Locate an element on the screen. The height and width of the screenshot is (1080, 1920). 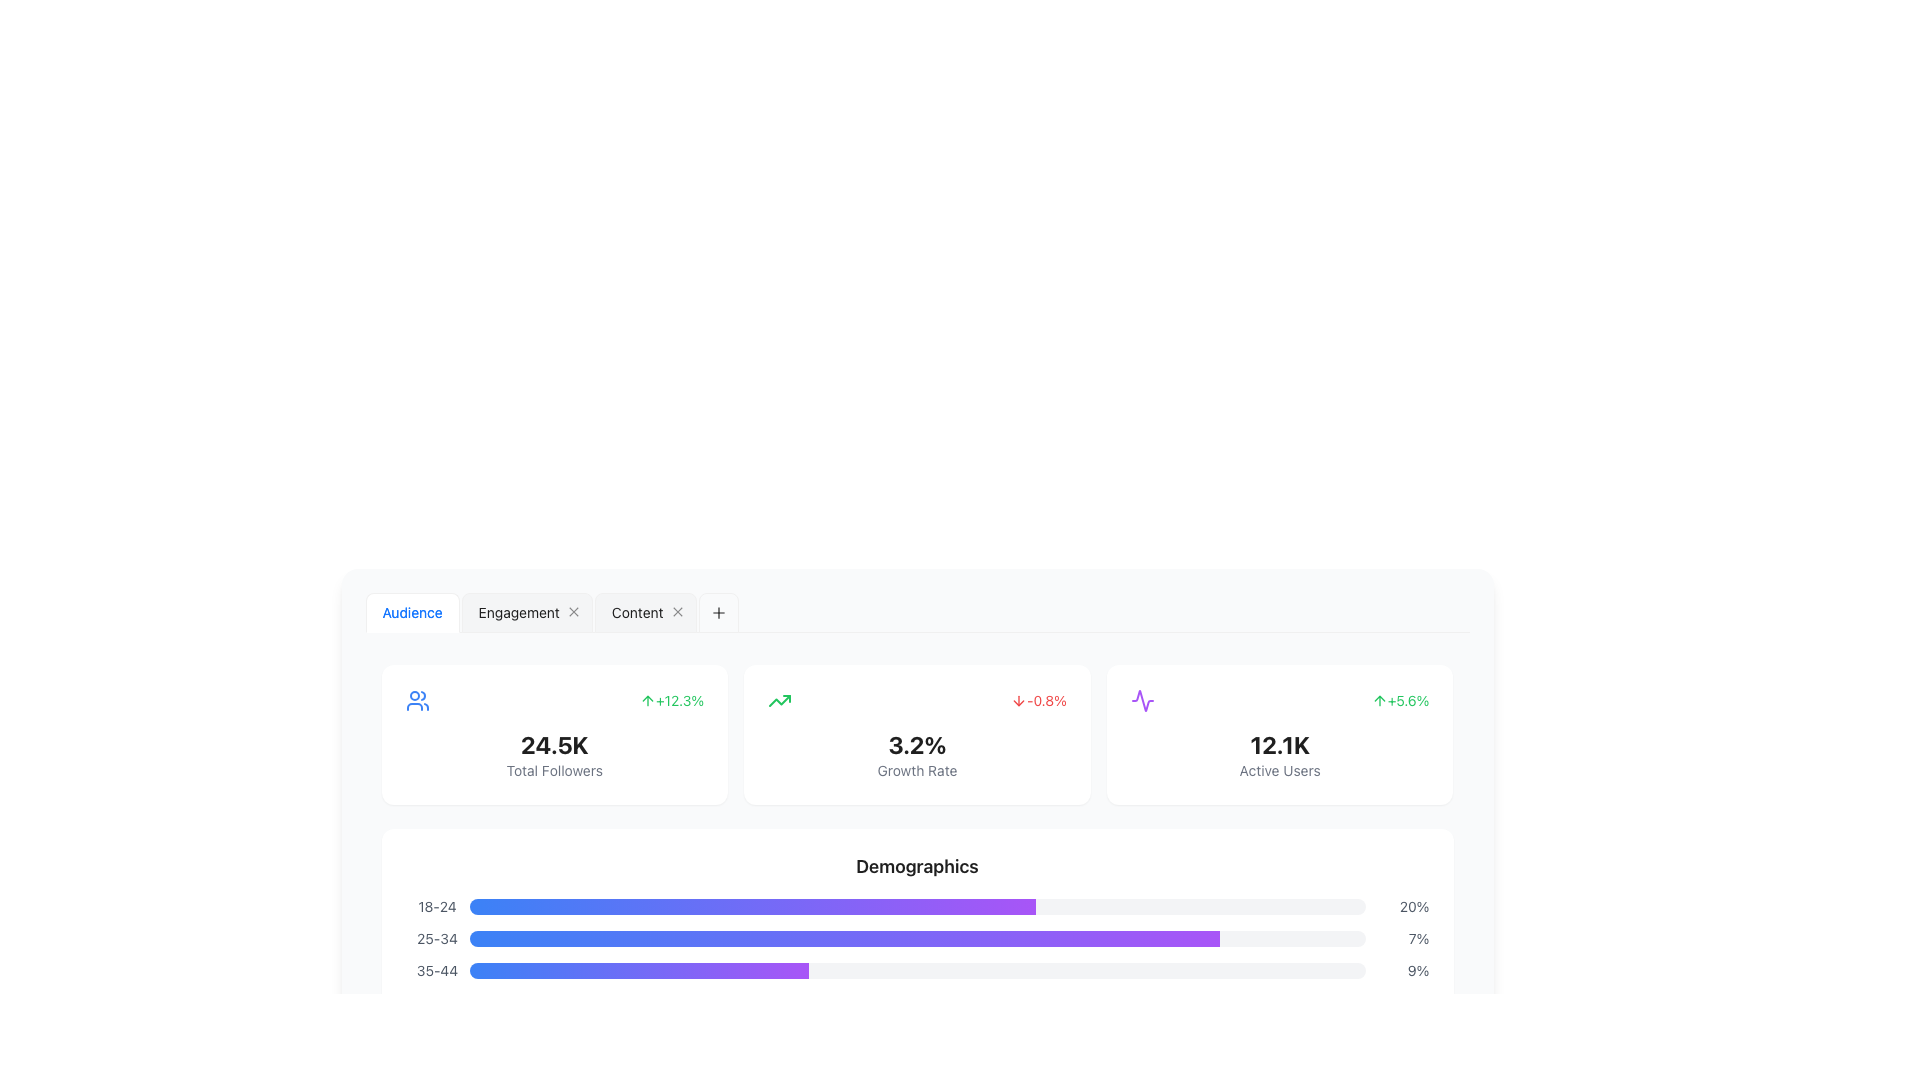
the horizontal progress bar that is light gray with a gradient from blue to purple, located centrally between the labels '45-54' and '12%' is located at coordinates (916, 1002).